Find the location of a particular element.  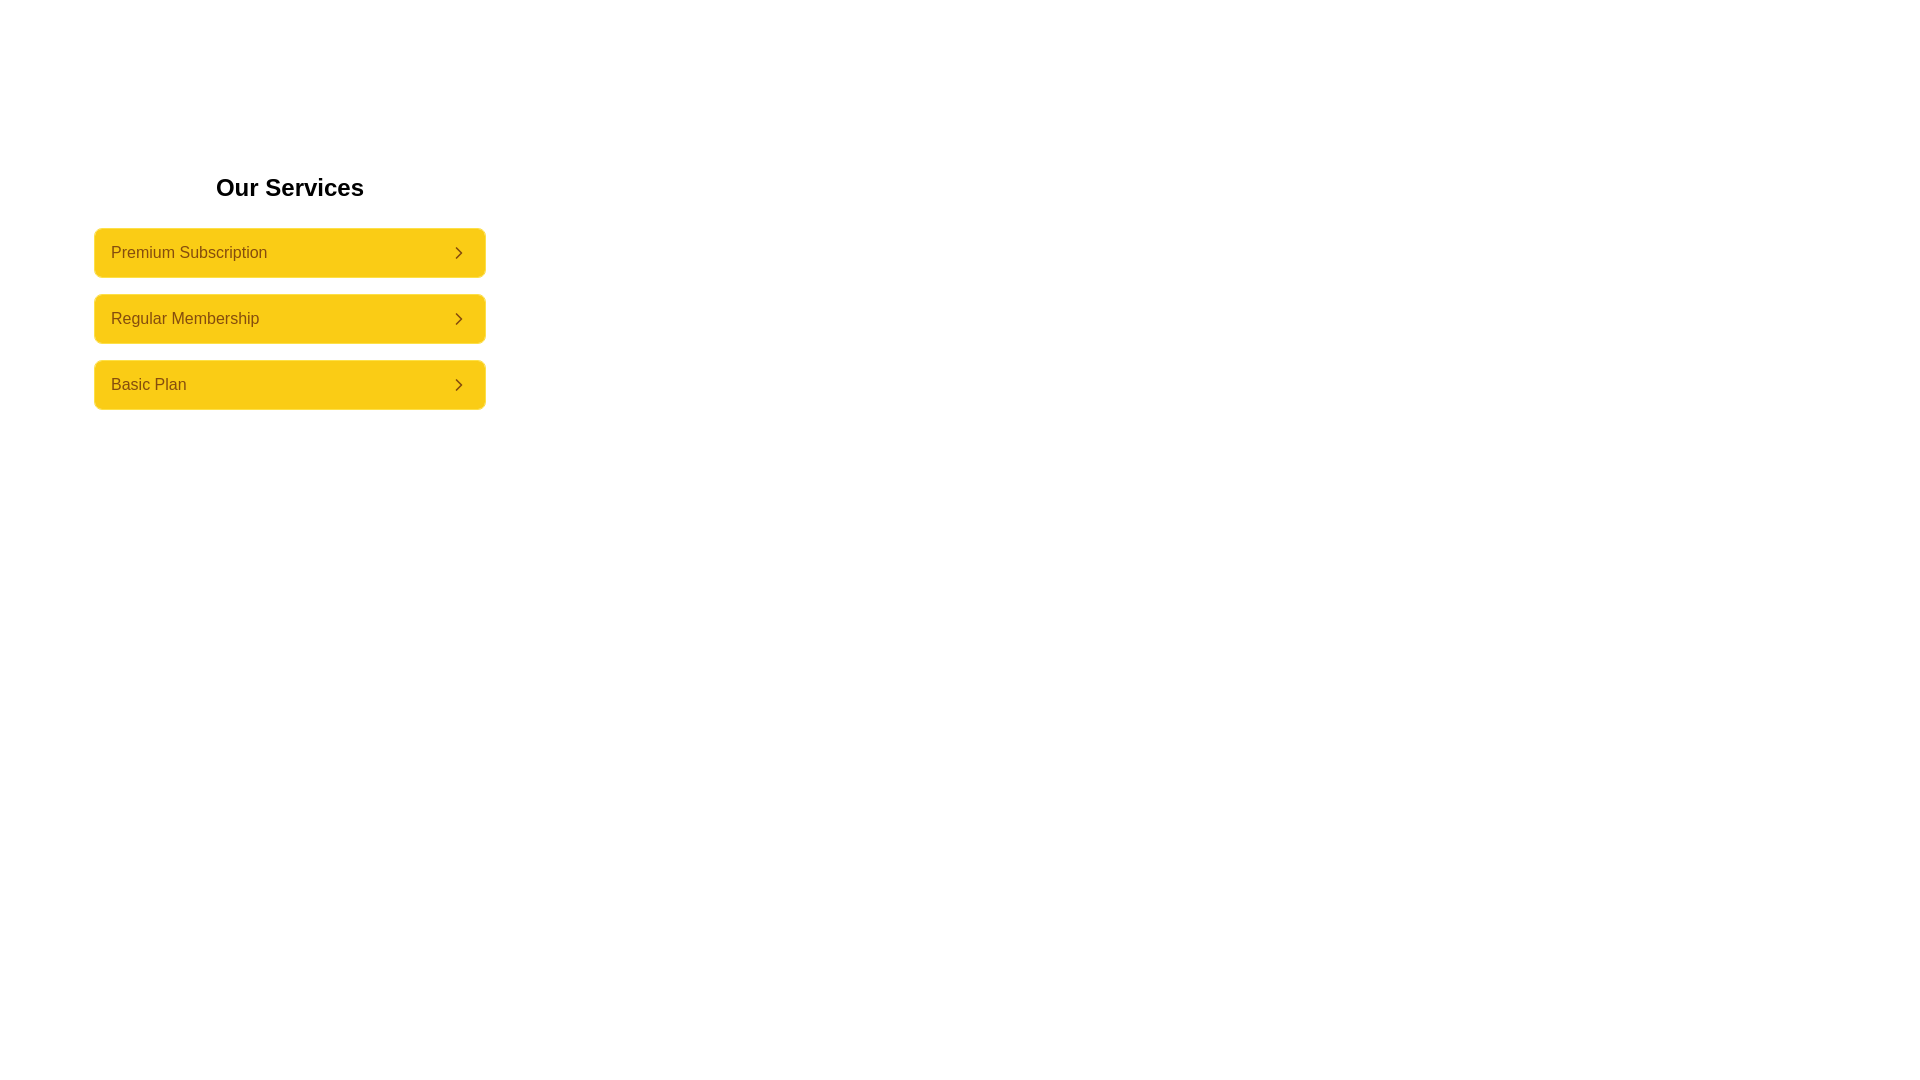

the 'Premium Subscription' button, which is the topmost button in the 'Our Services' section is located at coordinates (288, 252).